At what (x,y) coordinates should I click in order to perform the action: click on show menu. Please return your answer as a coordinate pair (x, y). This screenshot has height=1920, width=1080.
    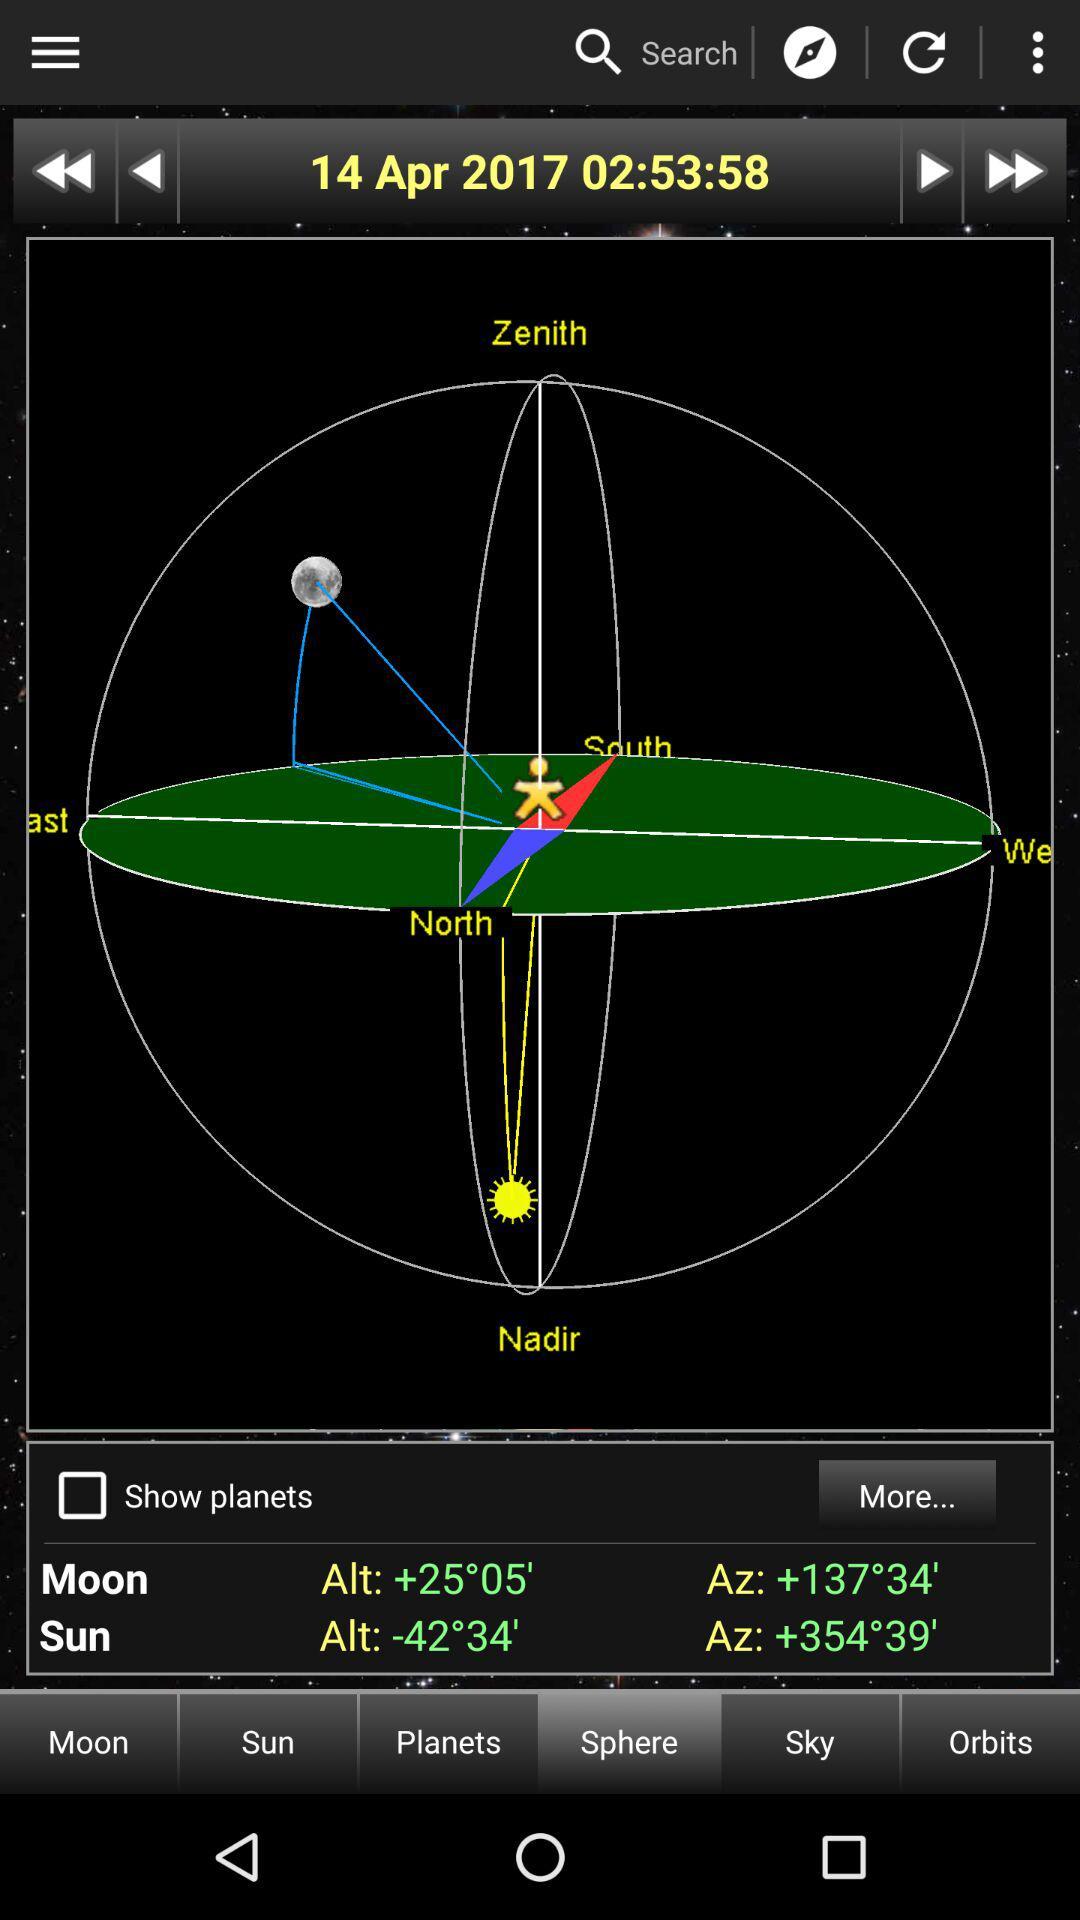
    Looking at the image, I should click on (54, 52).